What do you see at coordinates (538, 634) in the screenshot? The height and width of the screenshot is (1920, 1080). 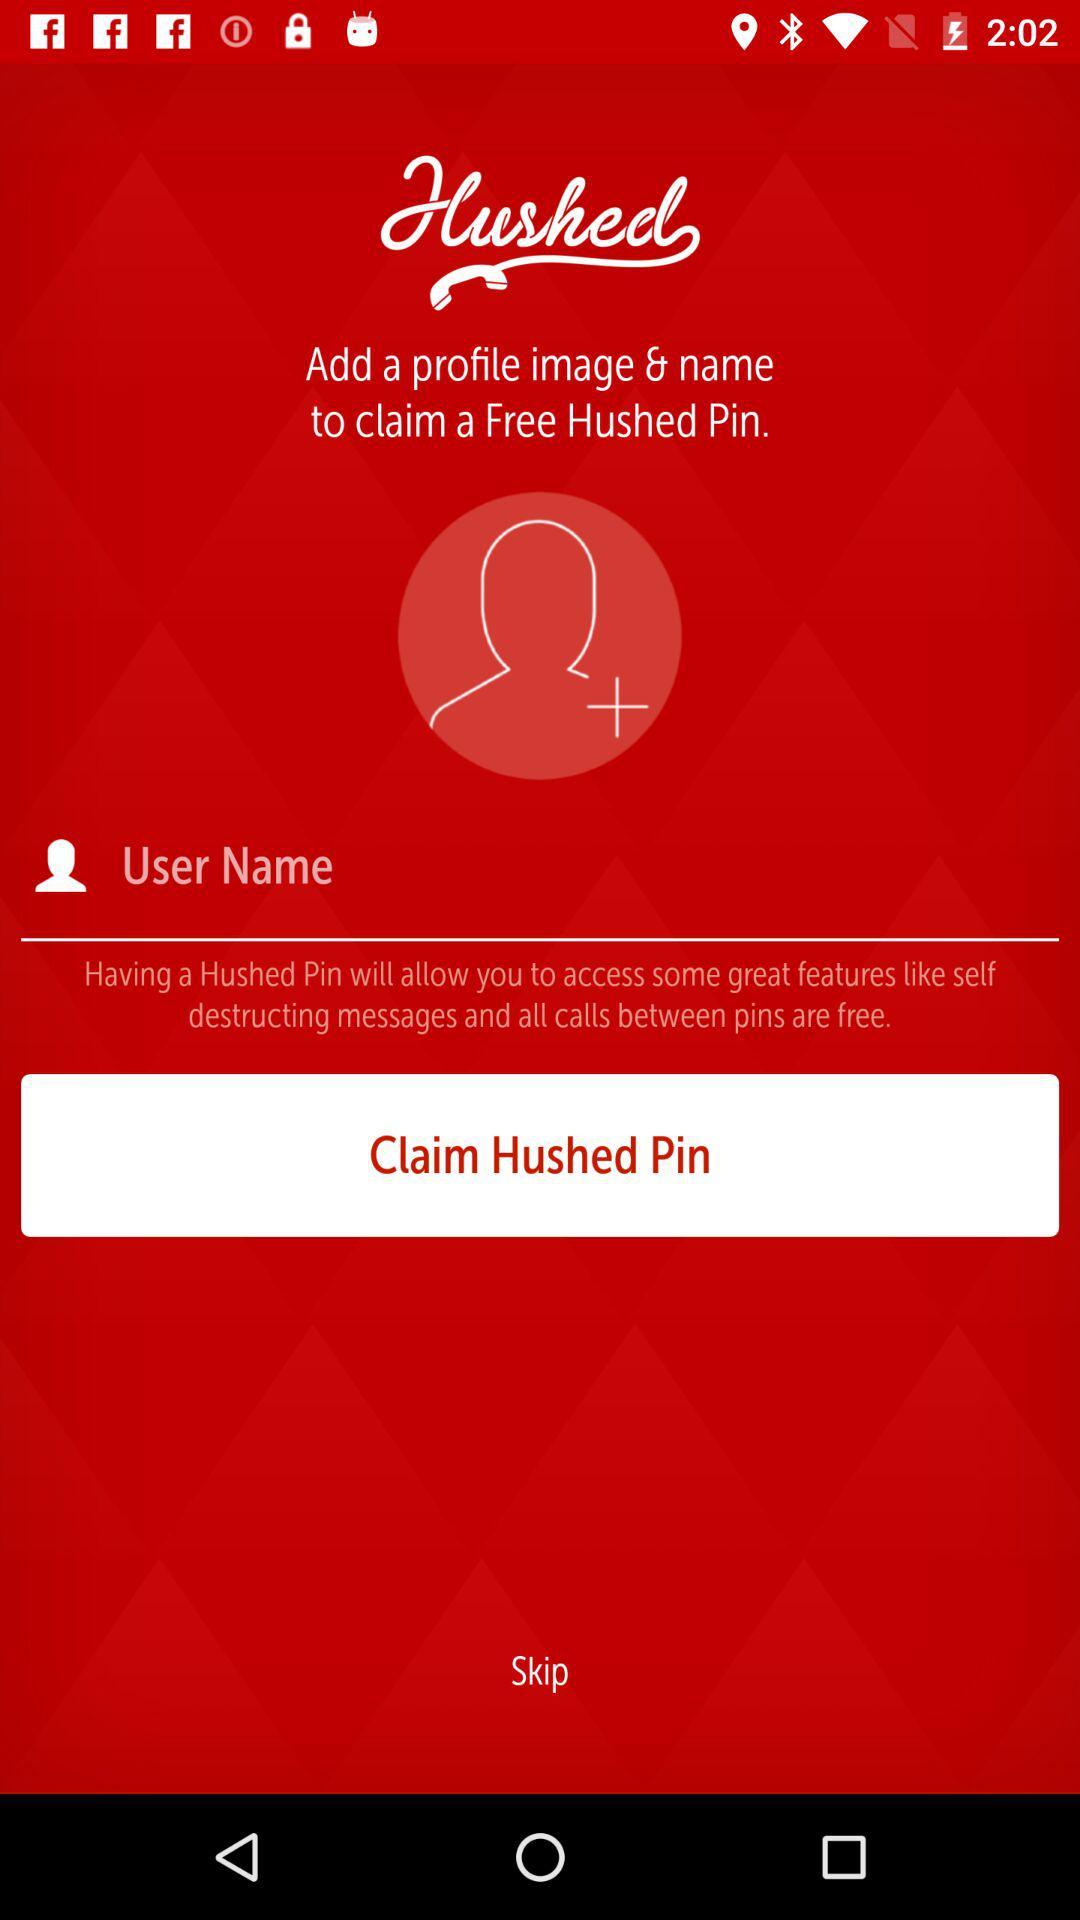 I see `profile picture` at bounding box center [538, 634].